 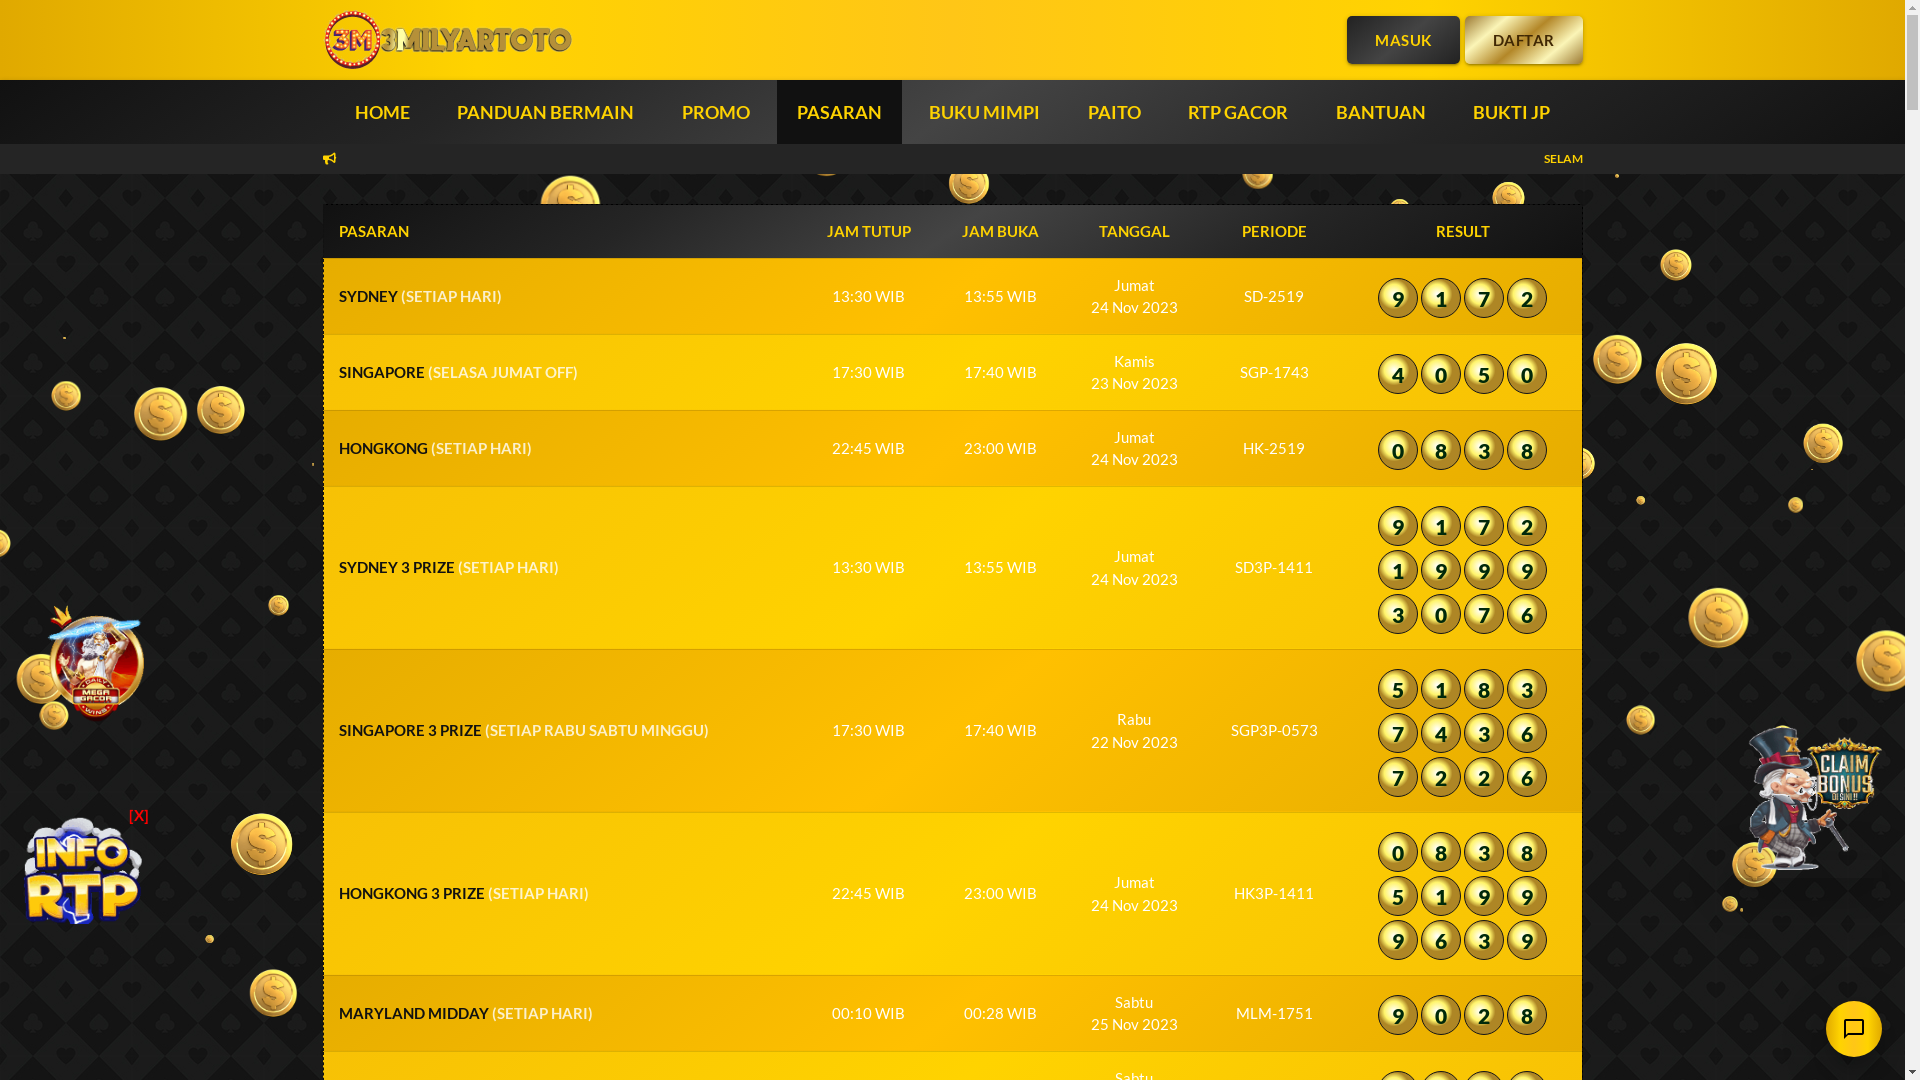 I want to click on 'HONGKONG 3 PRIZE (SETIAP HARI)', so click(x=461, y=892).